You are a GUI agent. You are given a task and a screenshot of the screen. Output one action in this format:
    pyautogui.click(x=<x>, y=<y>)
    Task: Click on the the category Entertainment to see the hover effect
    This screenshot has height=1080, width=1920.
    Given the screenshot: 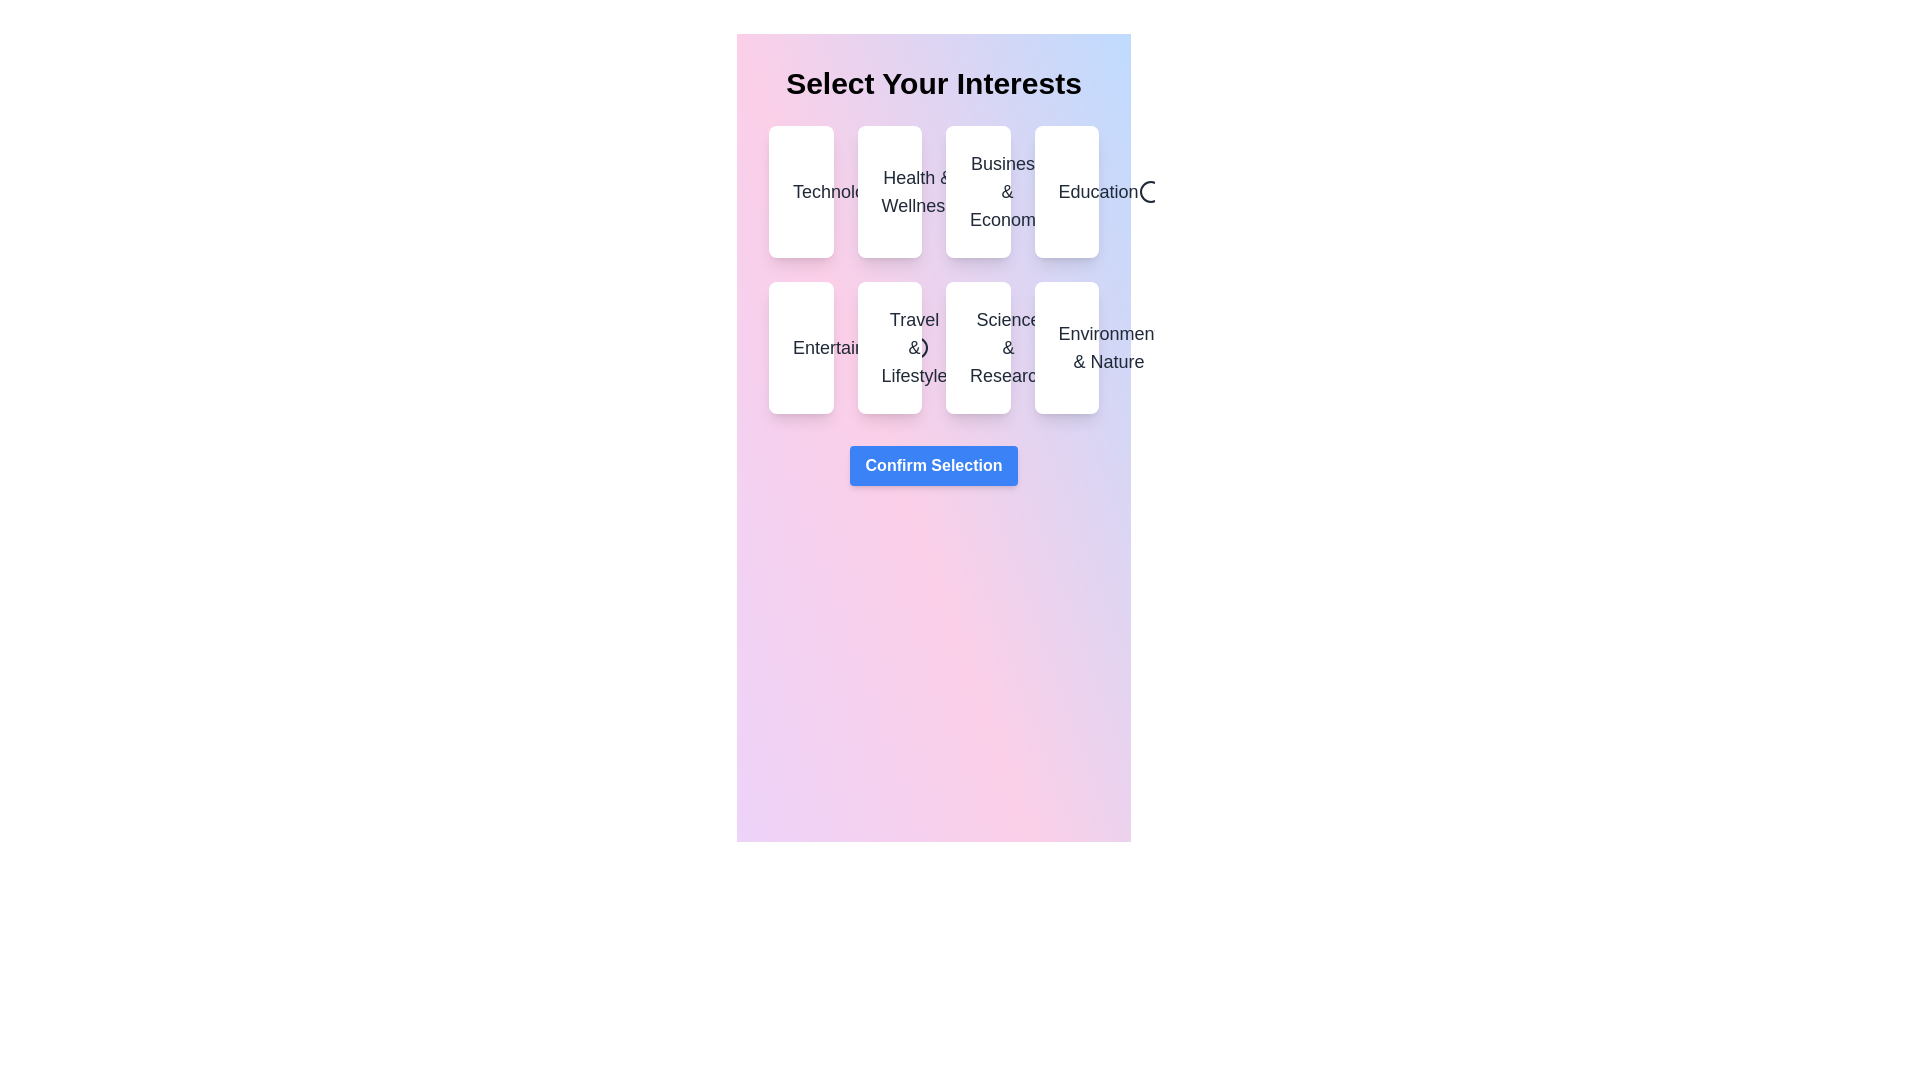 What is the action you would take?
    pyautogui.click(x=801, y=346)
    